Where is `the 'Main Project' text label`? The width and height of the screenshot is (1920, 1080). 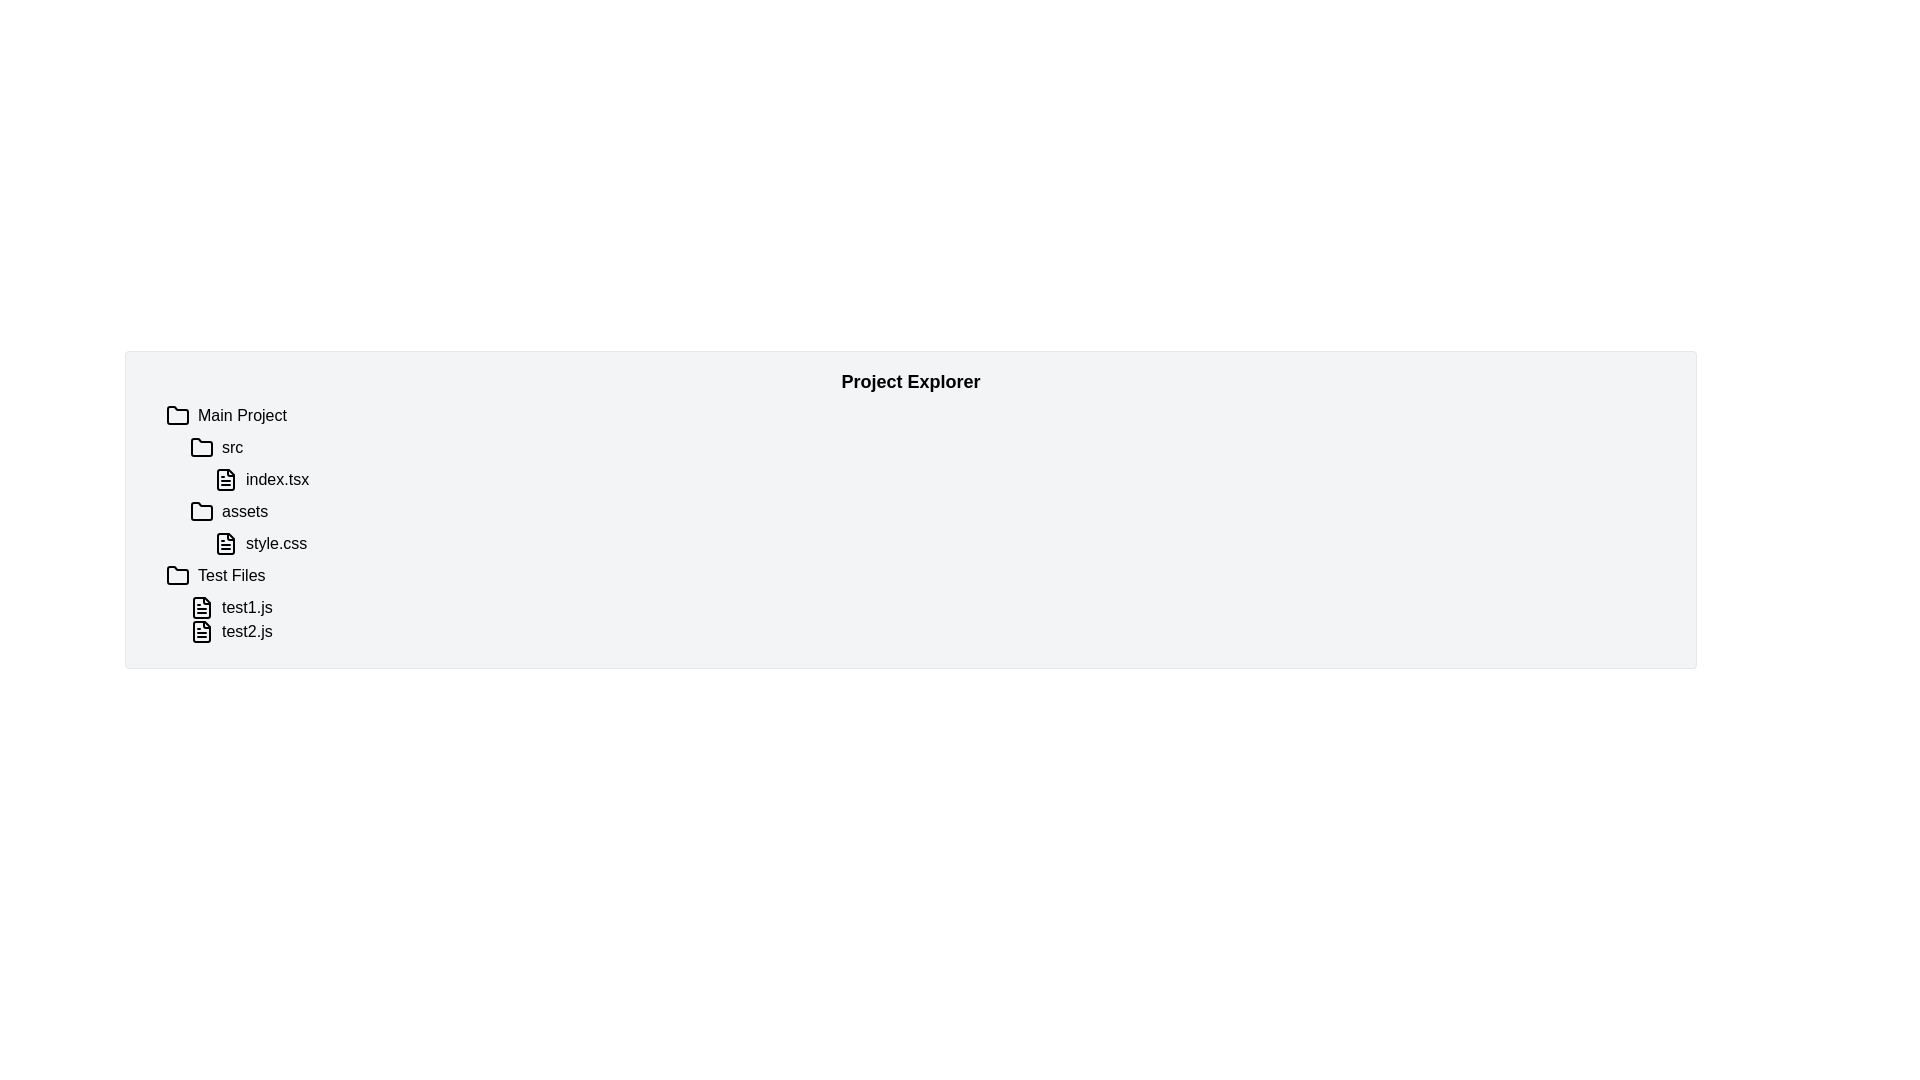 the 'Main Project' text label is located at coordinates (241, 415).